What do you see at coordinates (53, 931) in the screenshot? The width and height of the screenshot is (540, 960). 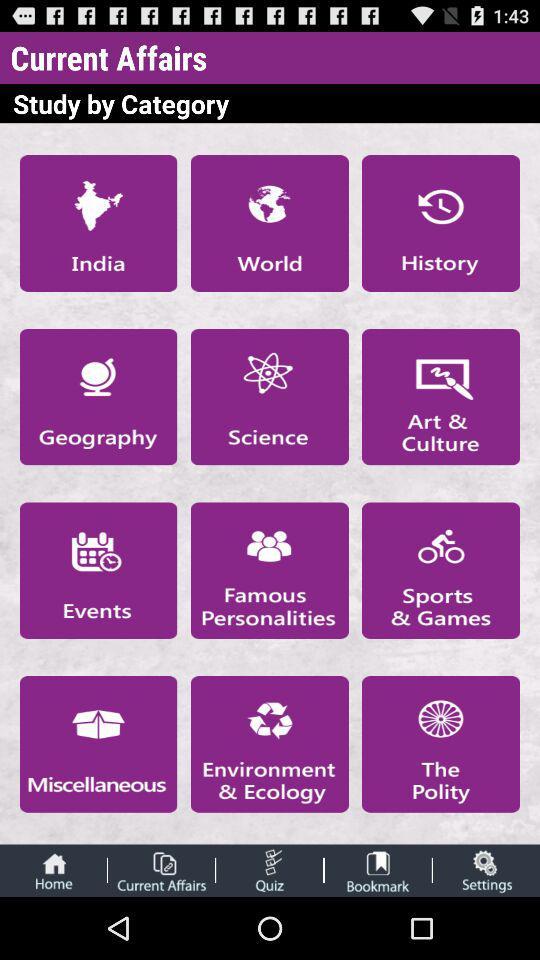 I see `the home icon` at bounding box center [53, 931].